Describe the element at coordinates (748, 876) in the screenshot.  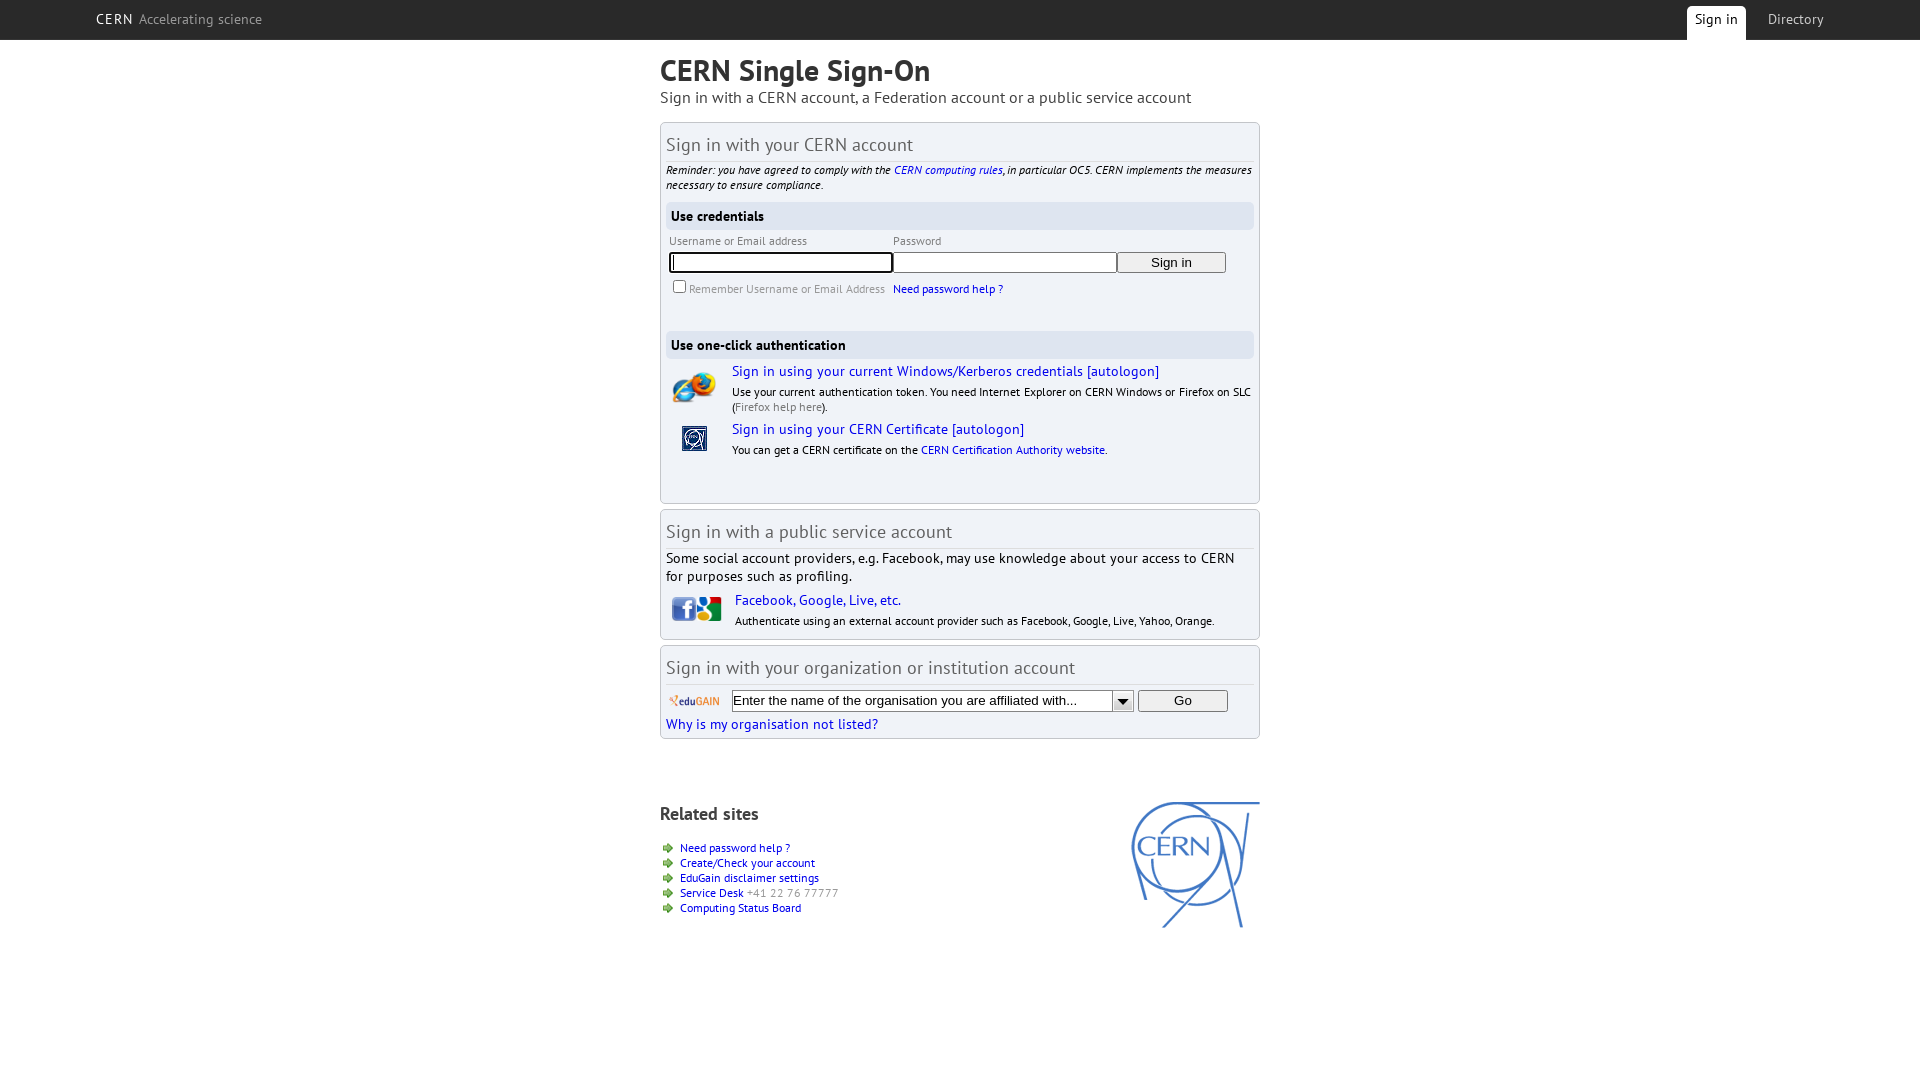
I see `'EduGain disclaimer settings'` at that location.